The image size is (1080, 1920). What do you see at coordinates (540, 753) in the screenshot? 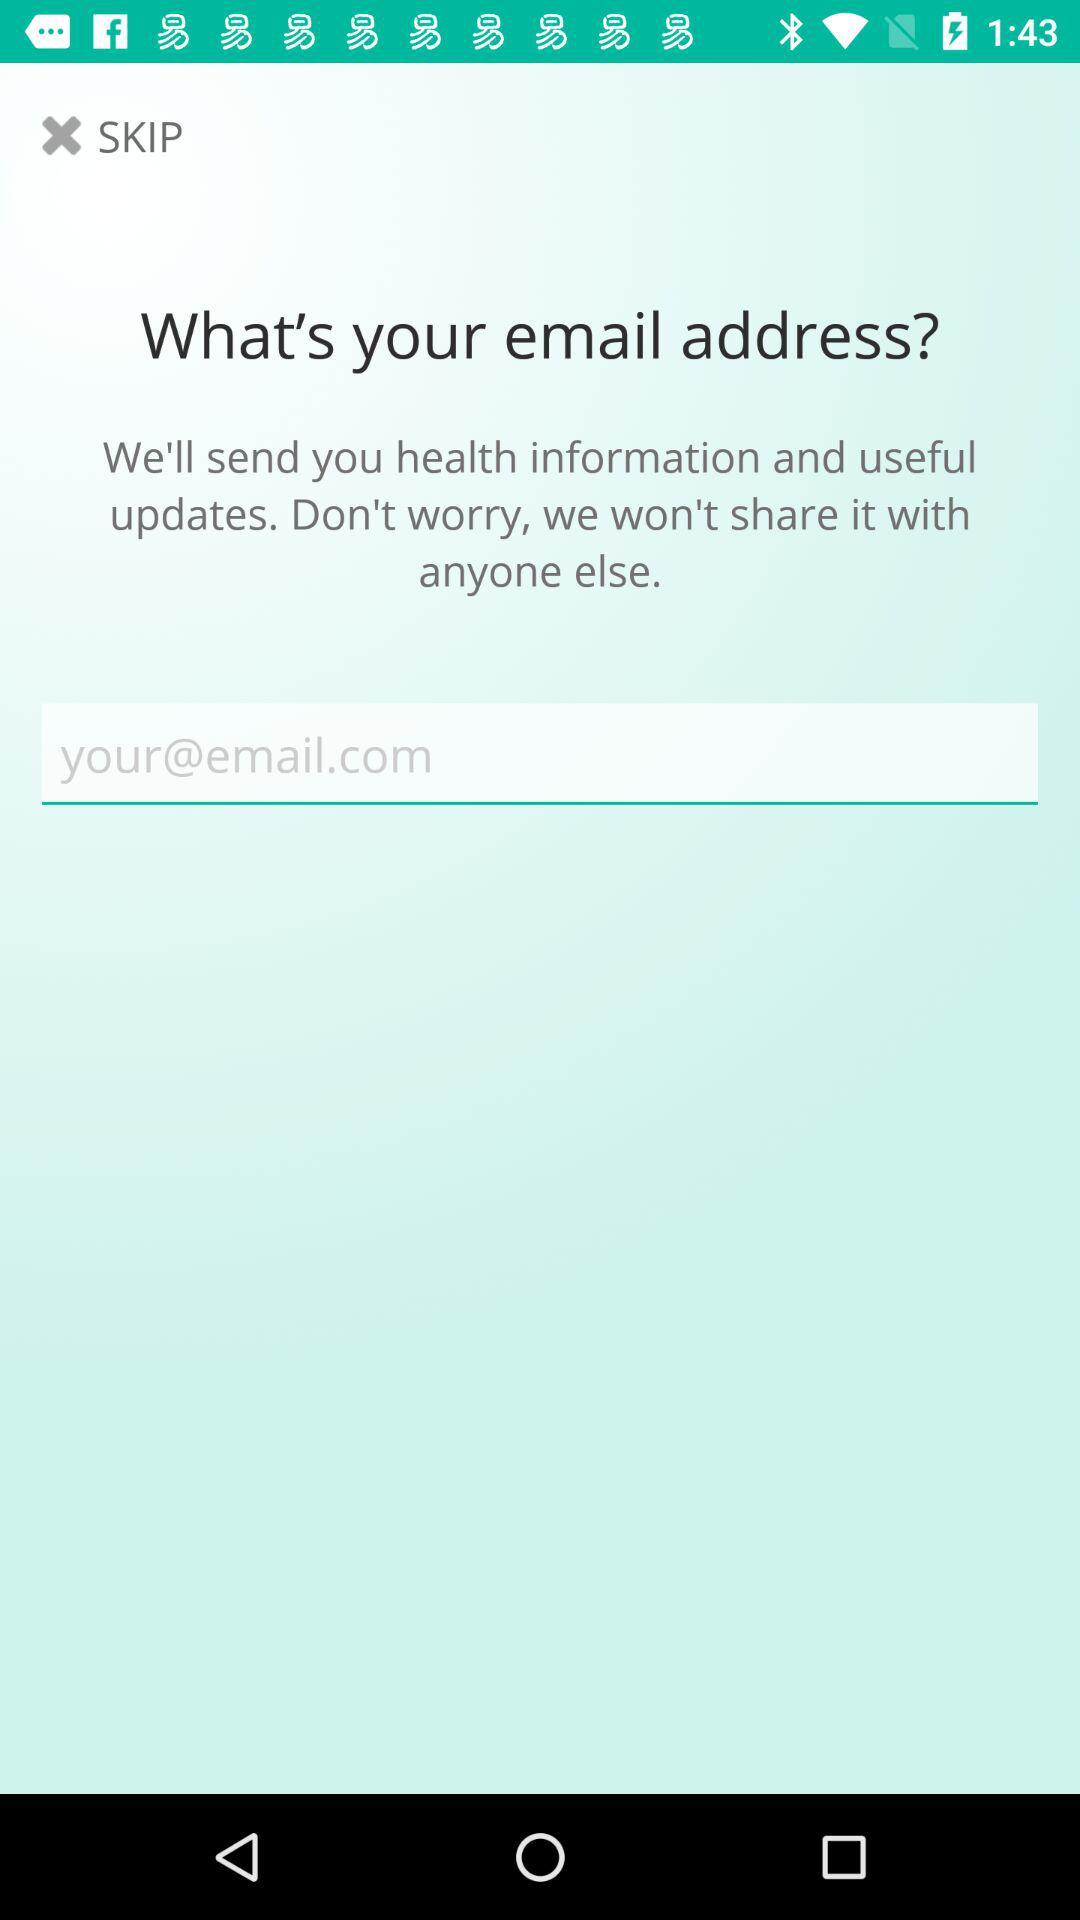
I see `the item below the we ll send item` at bounding box center [540, 753].